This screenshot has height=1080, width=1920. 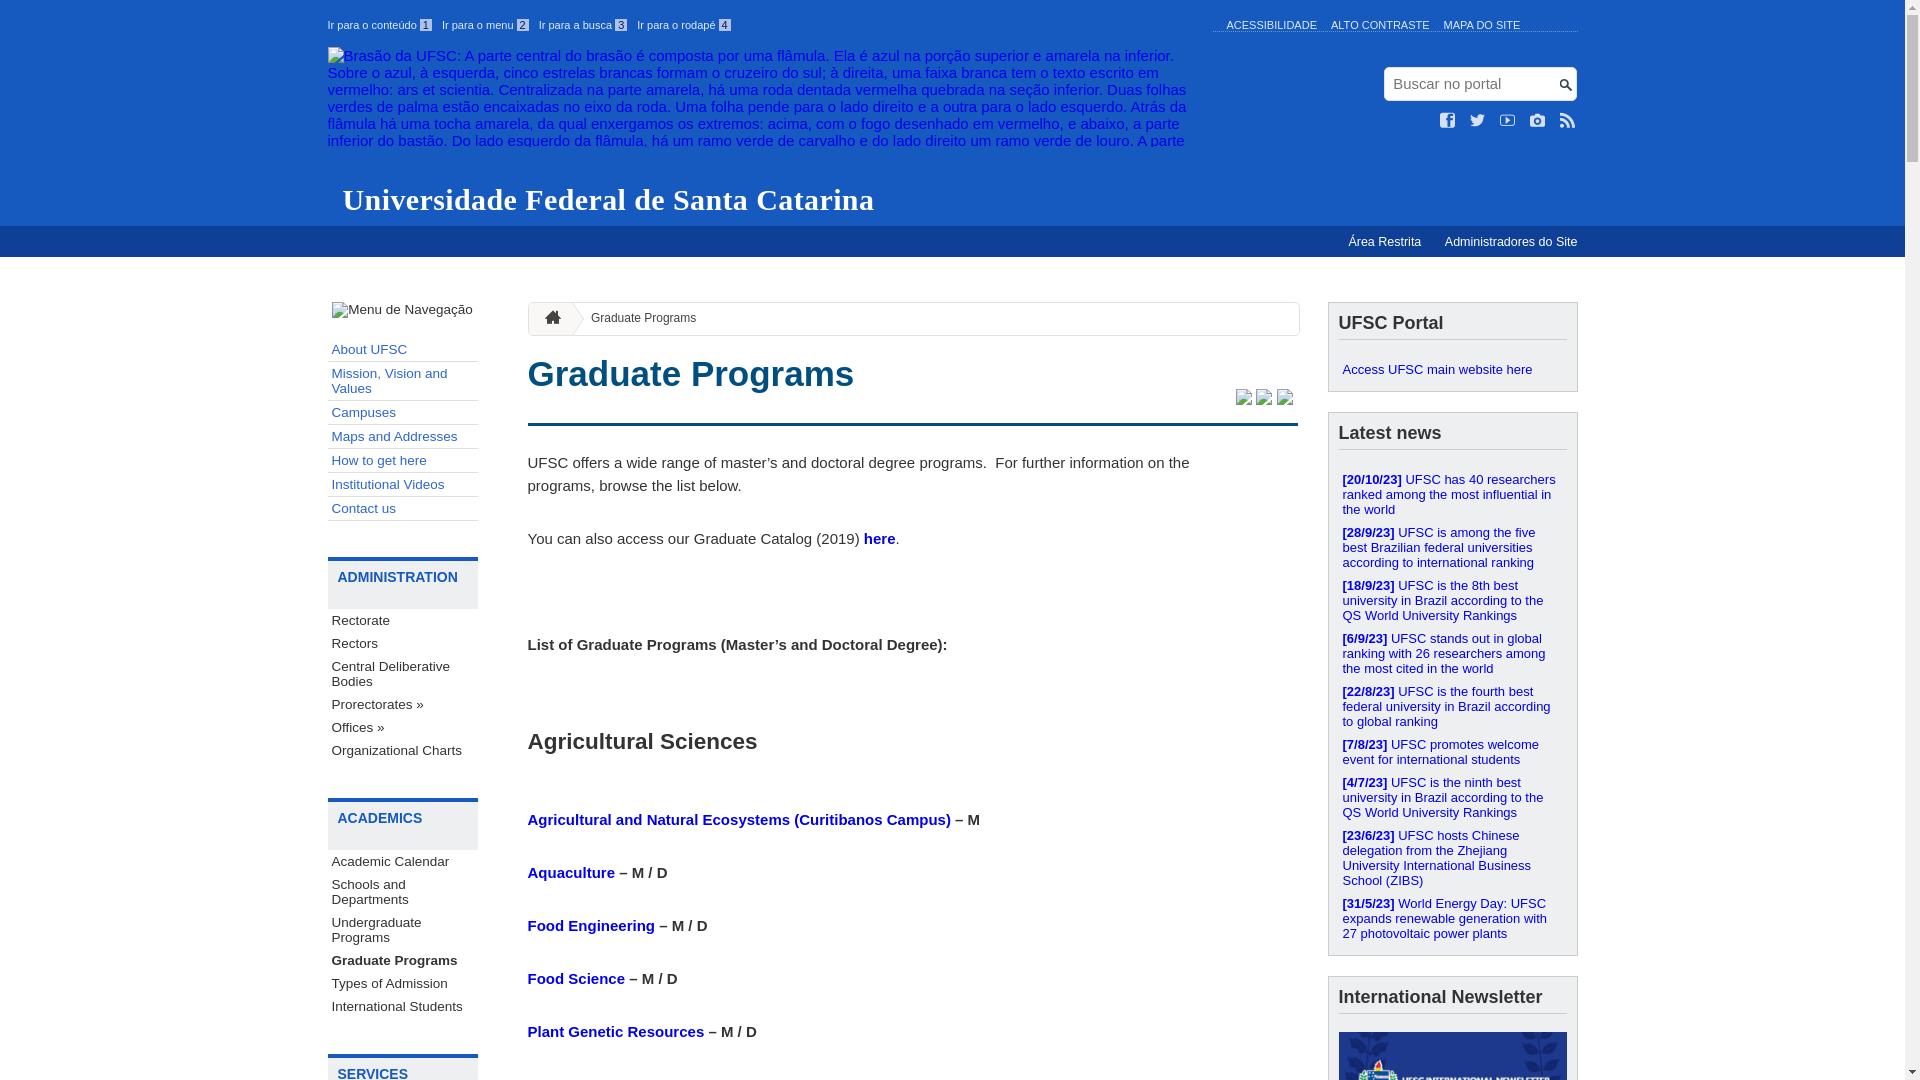 What do you see at coordinates (1270, 24) in the screenshot?
I see `'ACESSIBILIDADE'` at bounding box center [1270, 24].